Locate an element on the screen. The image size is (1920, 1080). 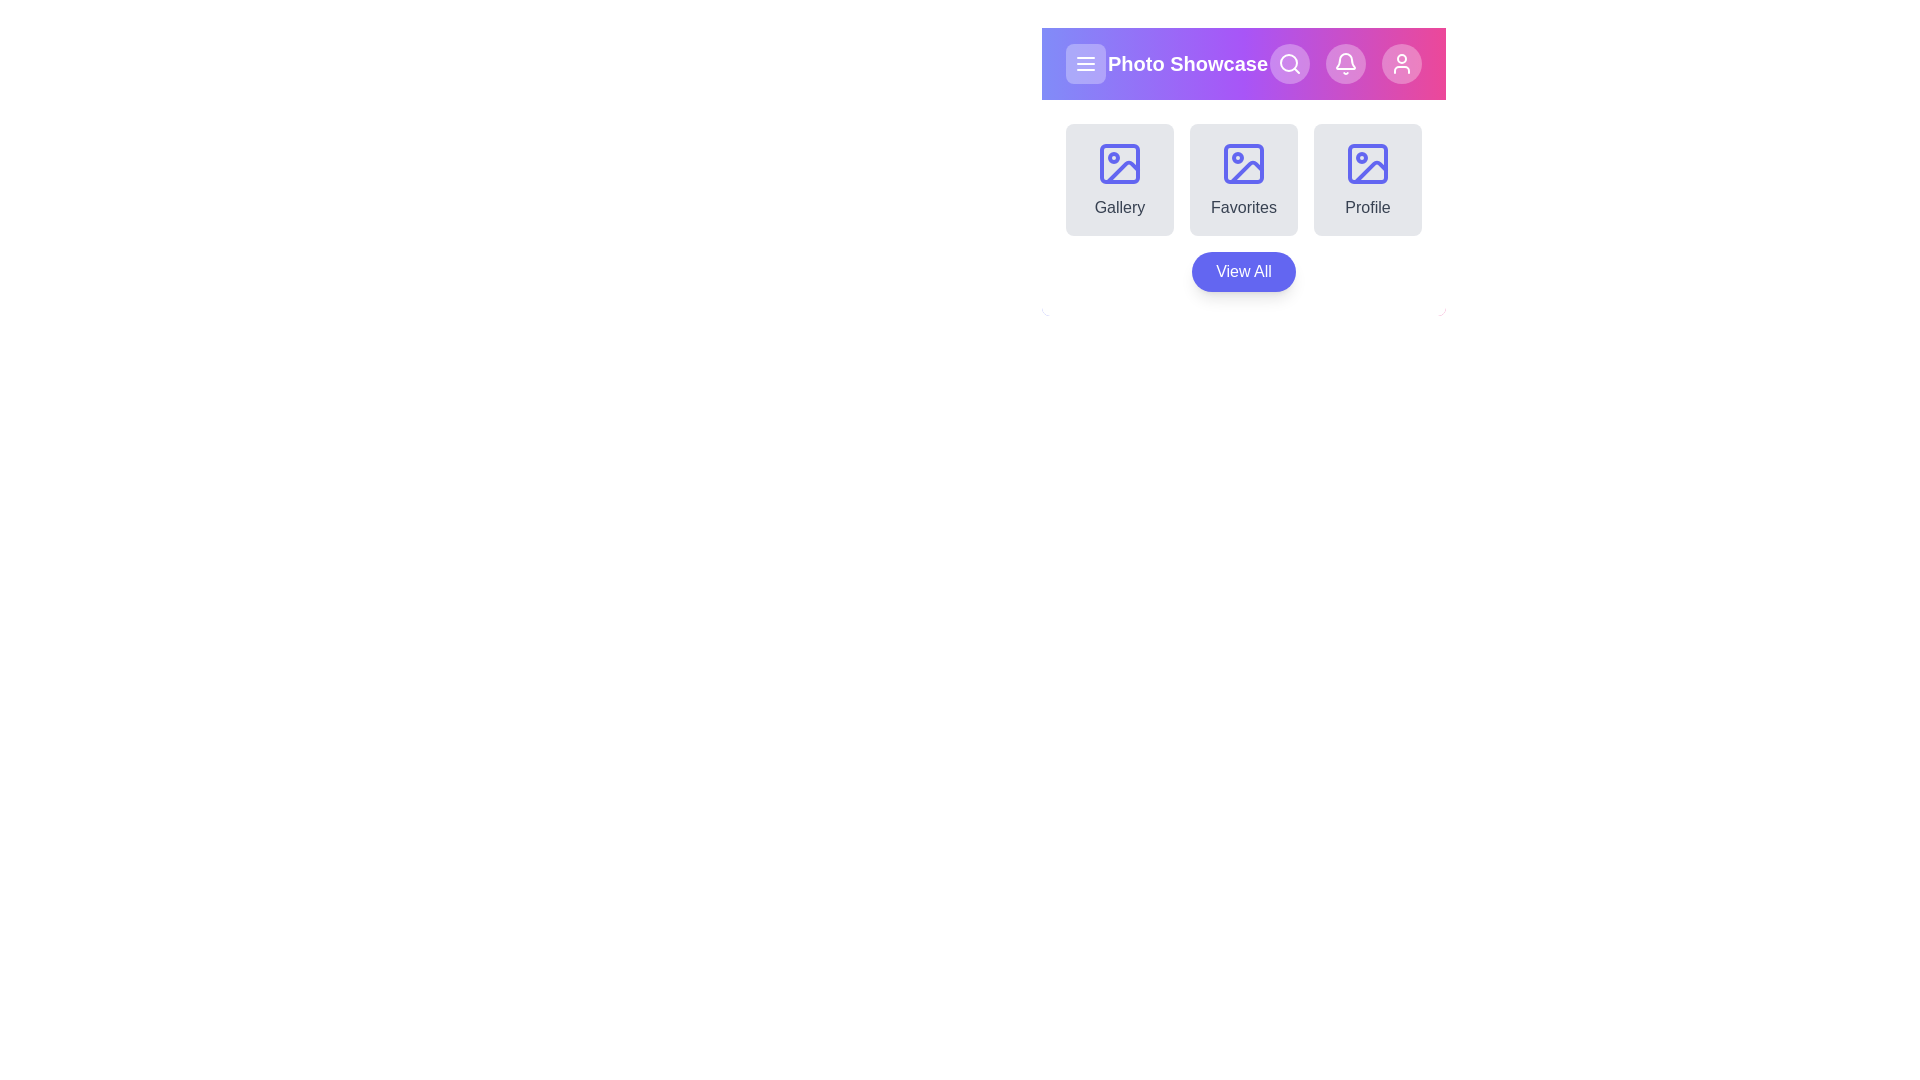
the Profile section from the available options is located at coordinates (1367, 180).